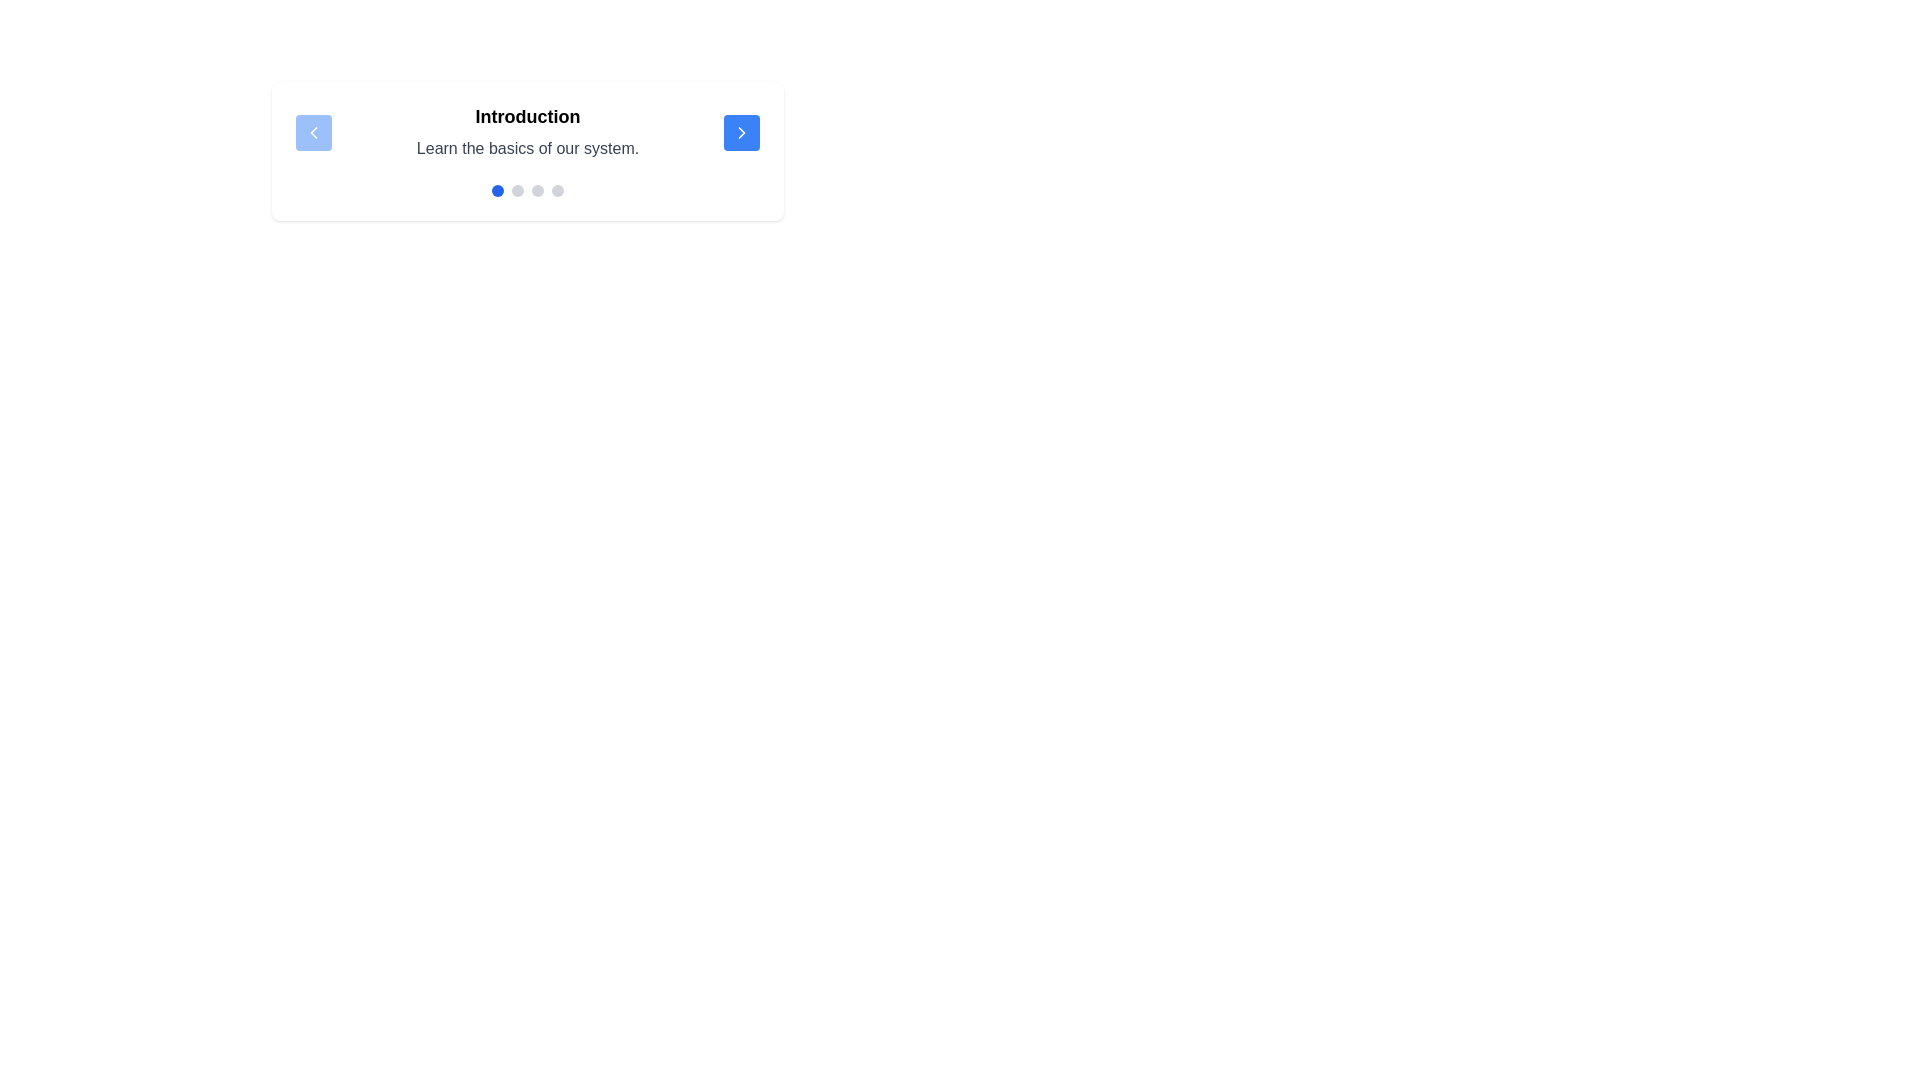 The image size is (1920, 1080). I want to click on the small right-facing arrow icon embedded in a rounded rectangle button on the right side of the 'Introduction' card, so click(741, 132).